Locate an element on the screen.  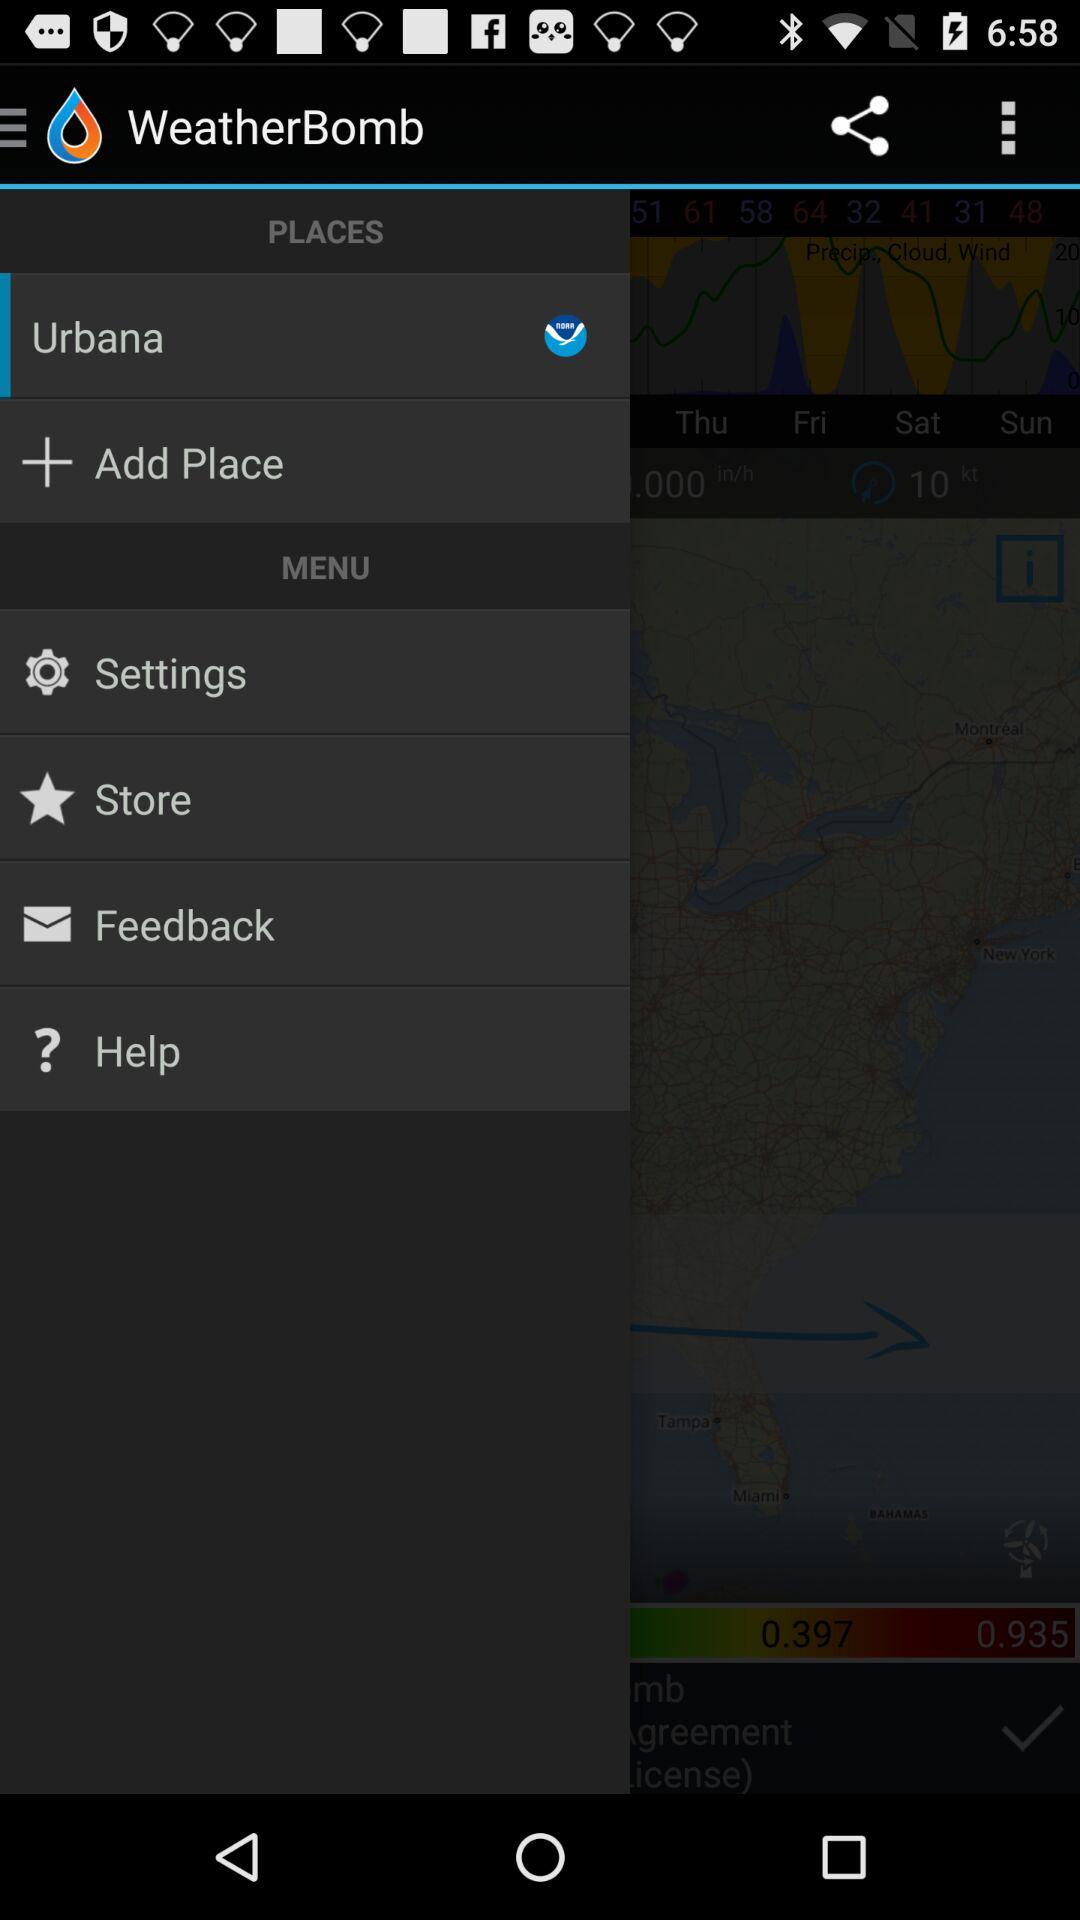
the info icon is located at coordinates (1029, 607).